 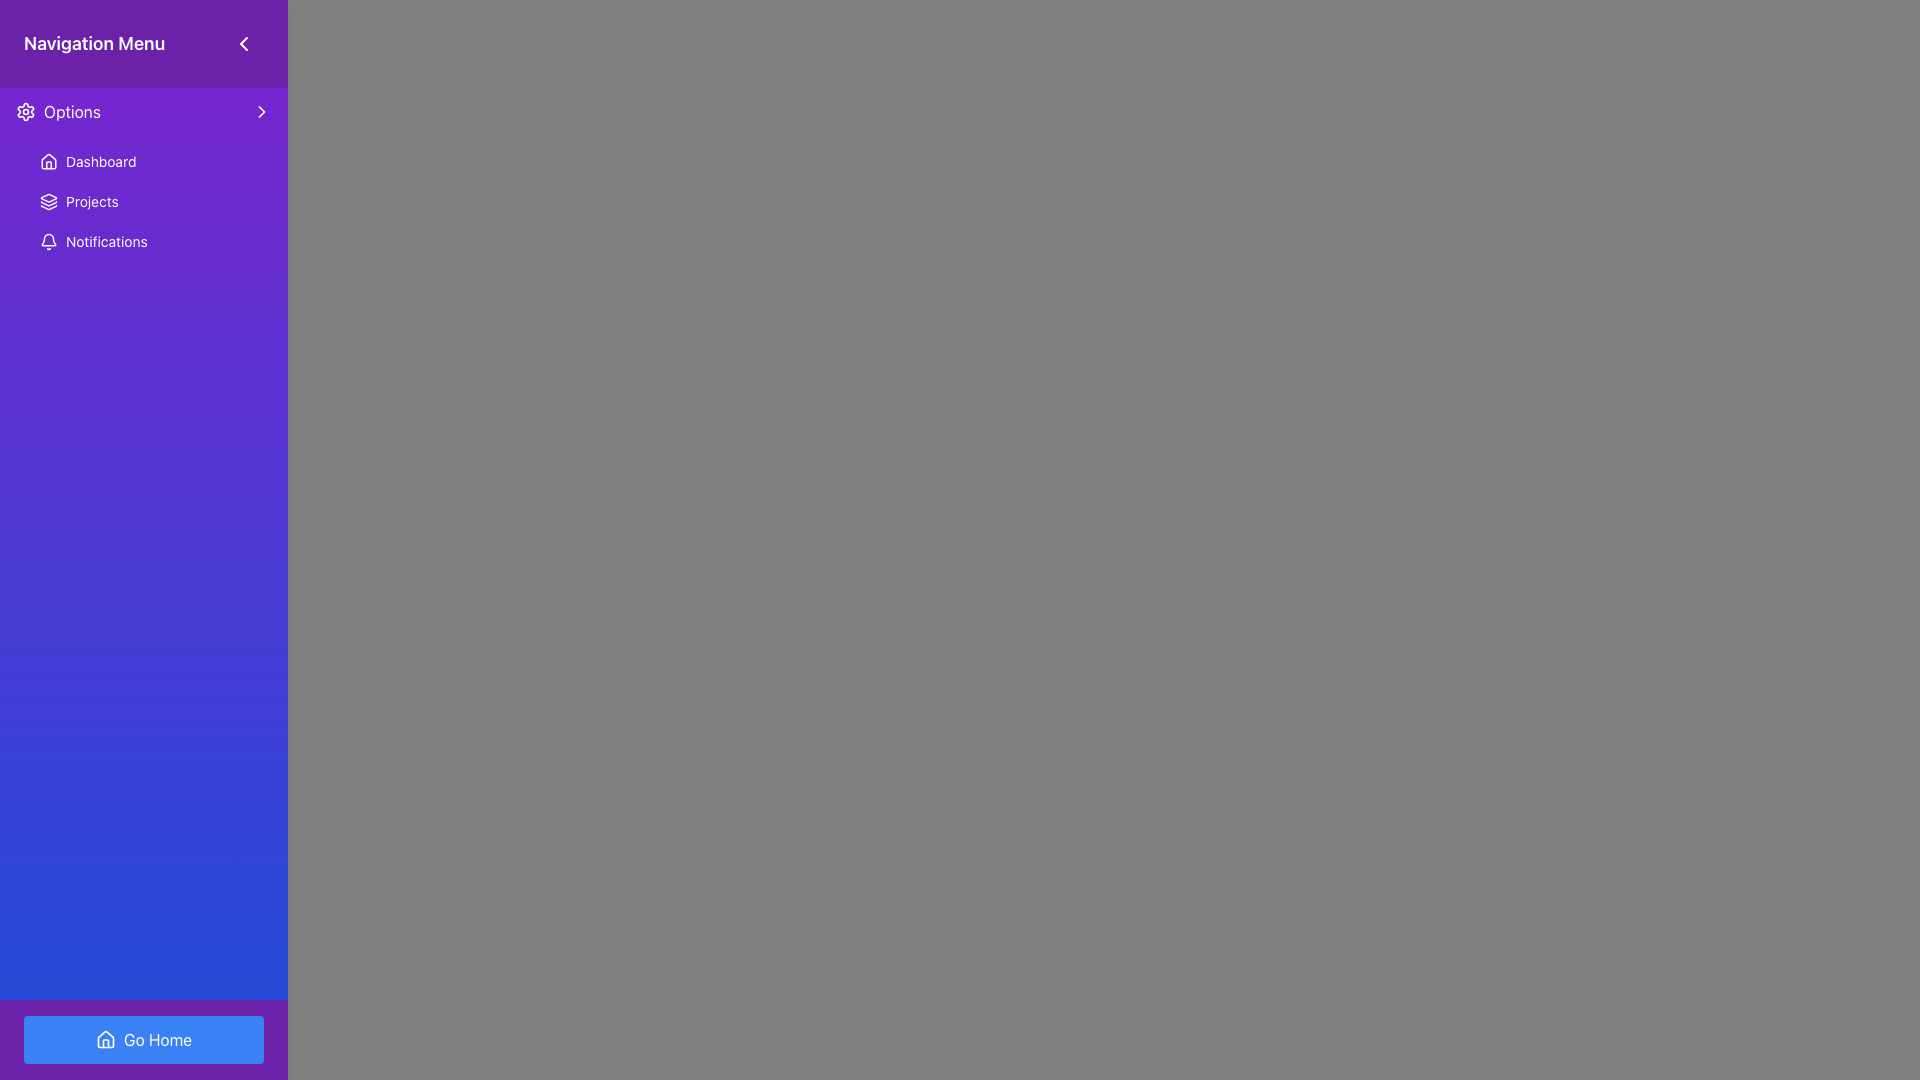 What do you see at coordinates (104, 1039) in the screenshot?
I see `the 'home' icon located within the 'Go Home' button at the lower middle section of the interface` at bounding box center [104, 1039].